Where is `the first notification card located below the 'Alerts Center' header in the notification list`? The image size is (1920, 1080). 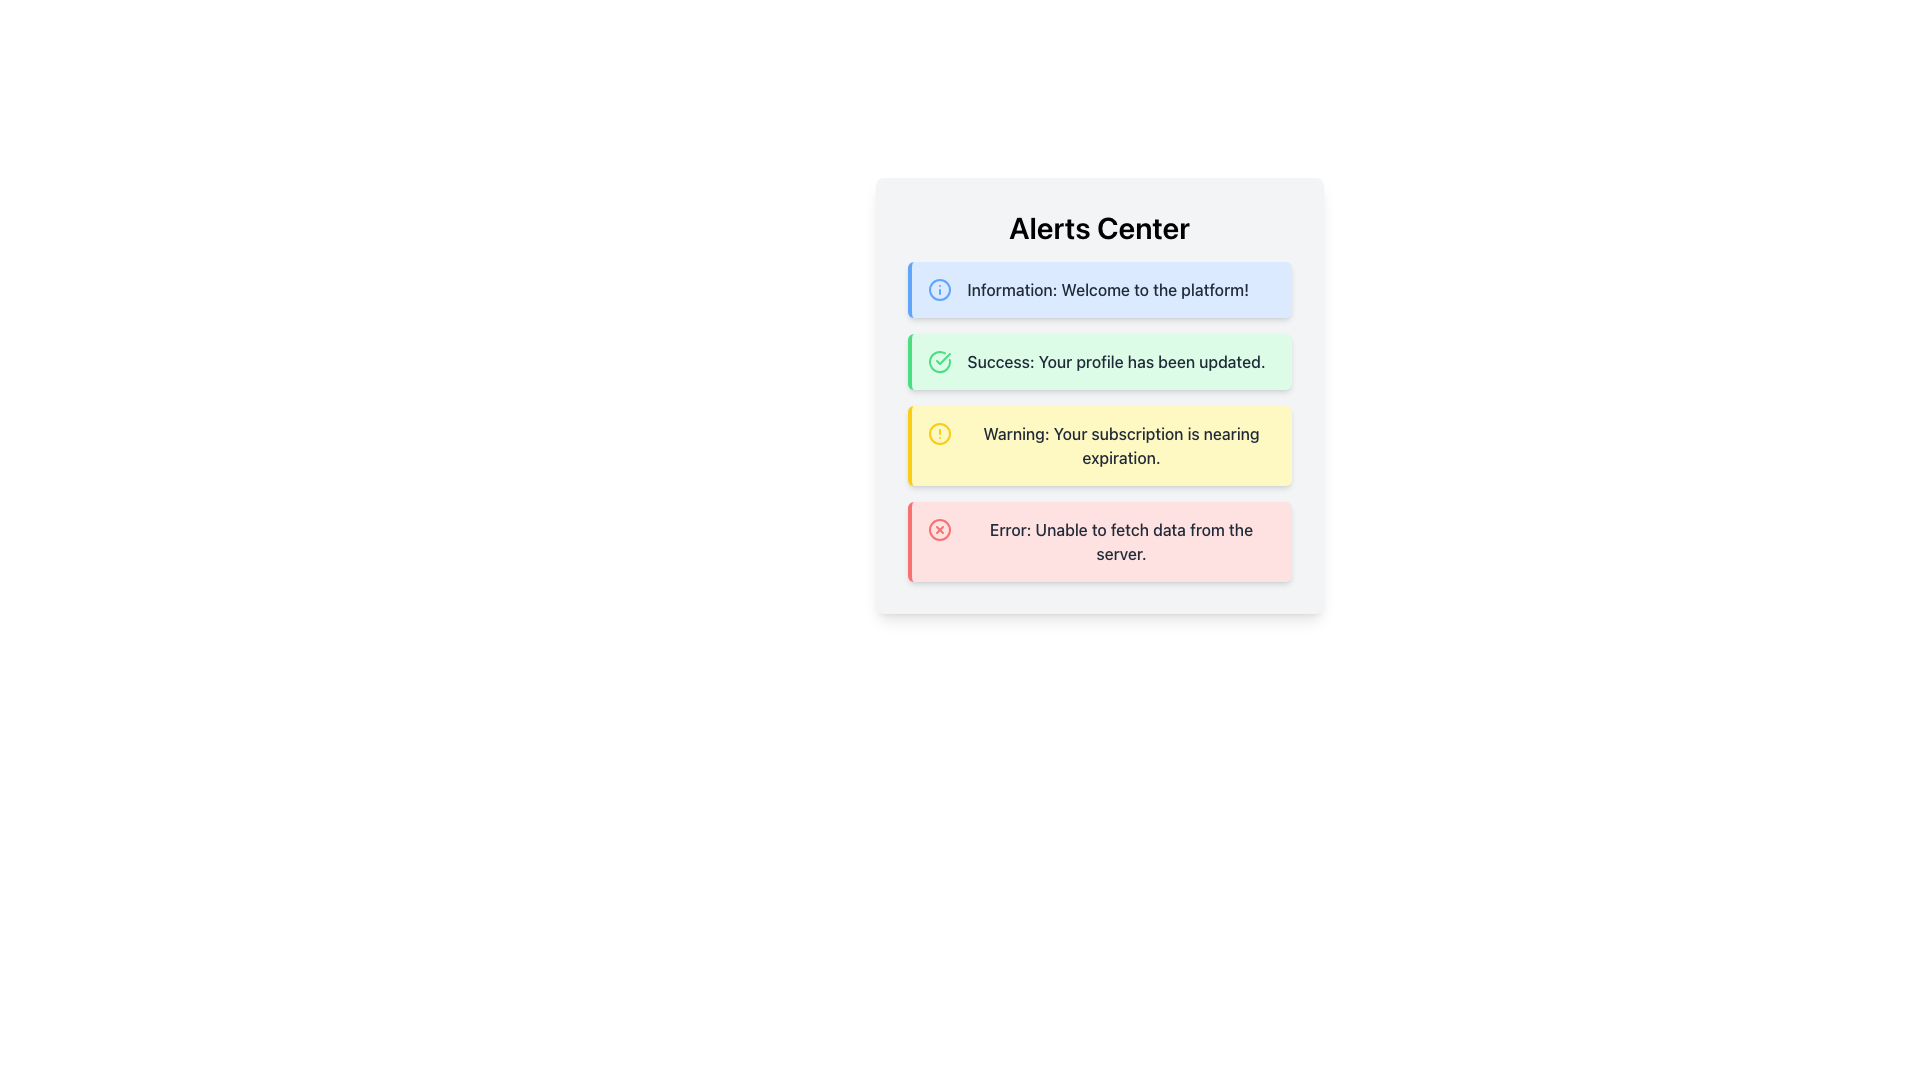
the first notification card located below the 'Alerts Center' header in the notification list is located at coordinates (1098, 289).